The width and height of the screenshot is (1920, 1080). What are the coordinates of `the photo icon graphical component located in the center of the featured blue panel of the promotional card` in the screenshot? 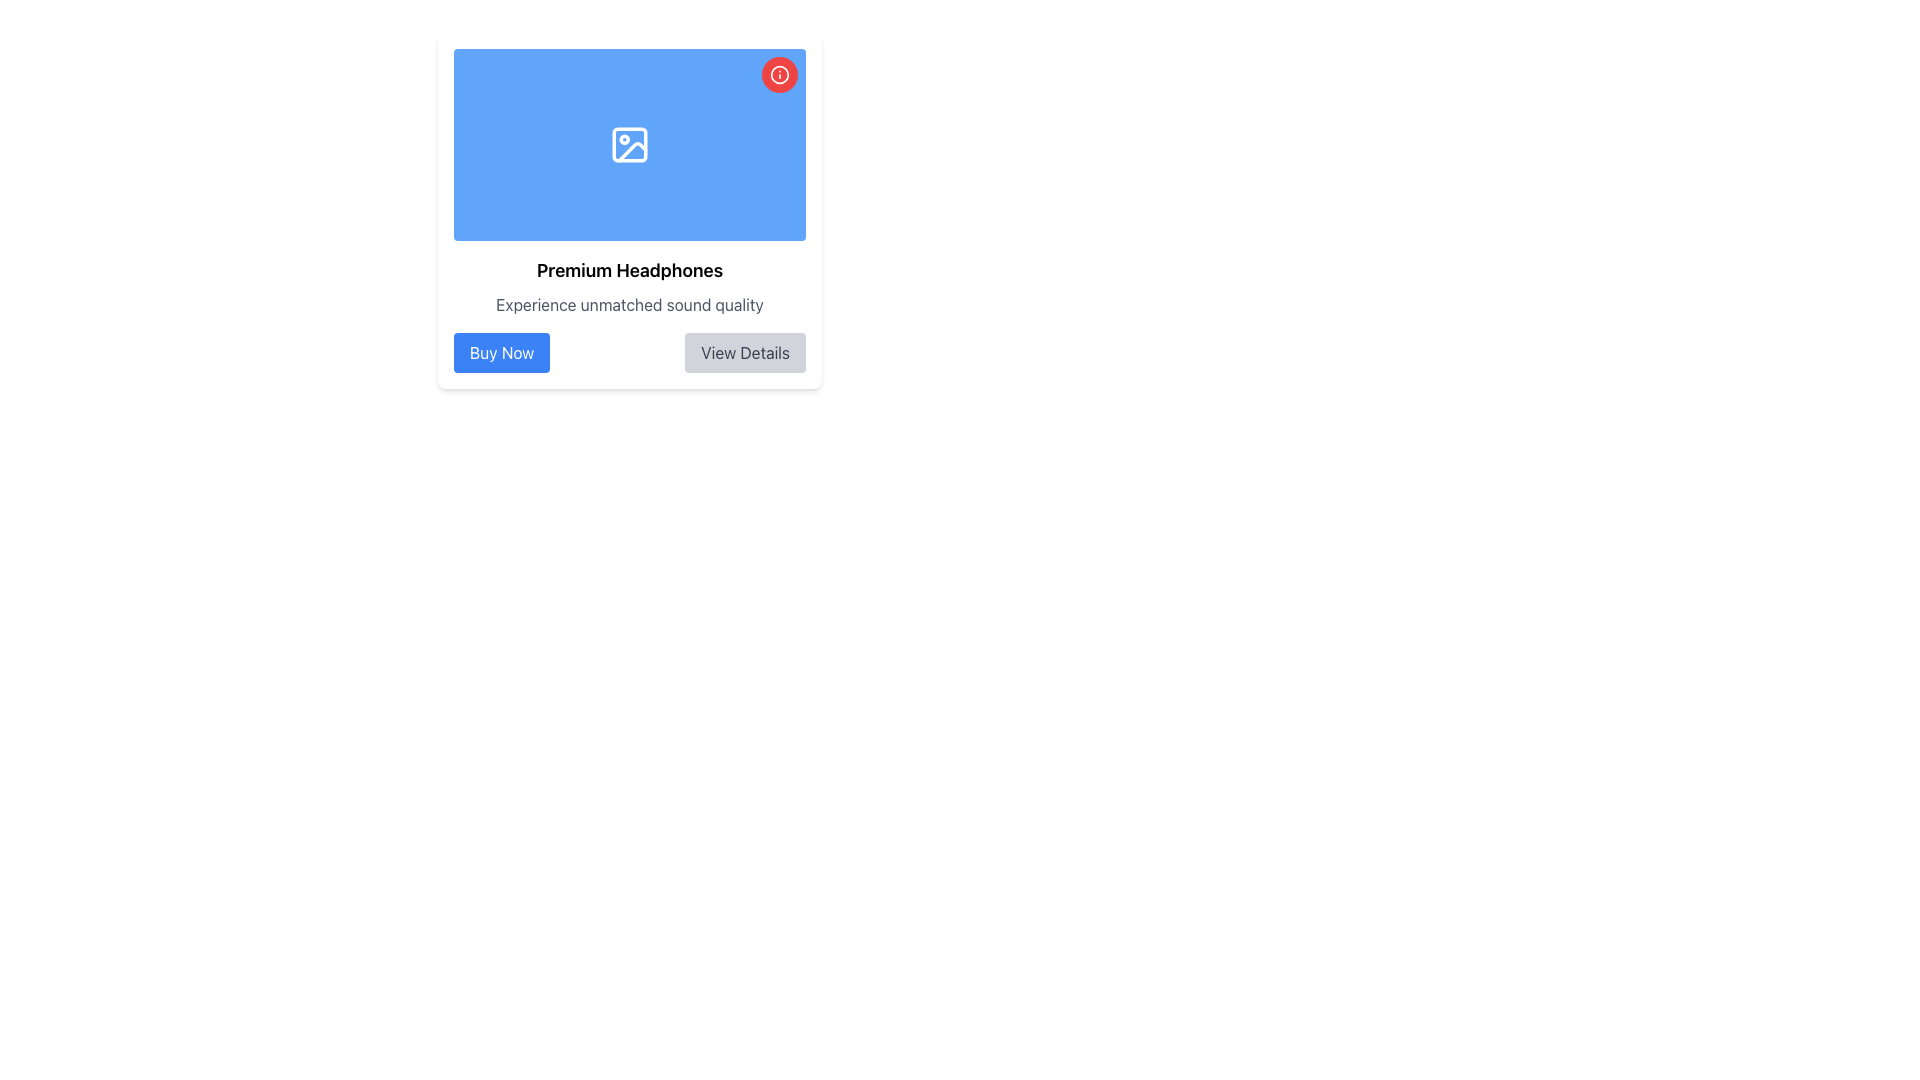 It's located at (631, 151).